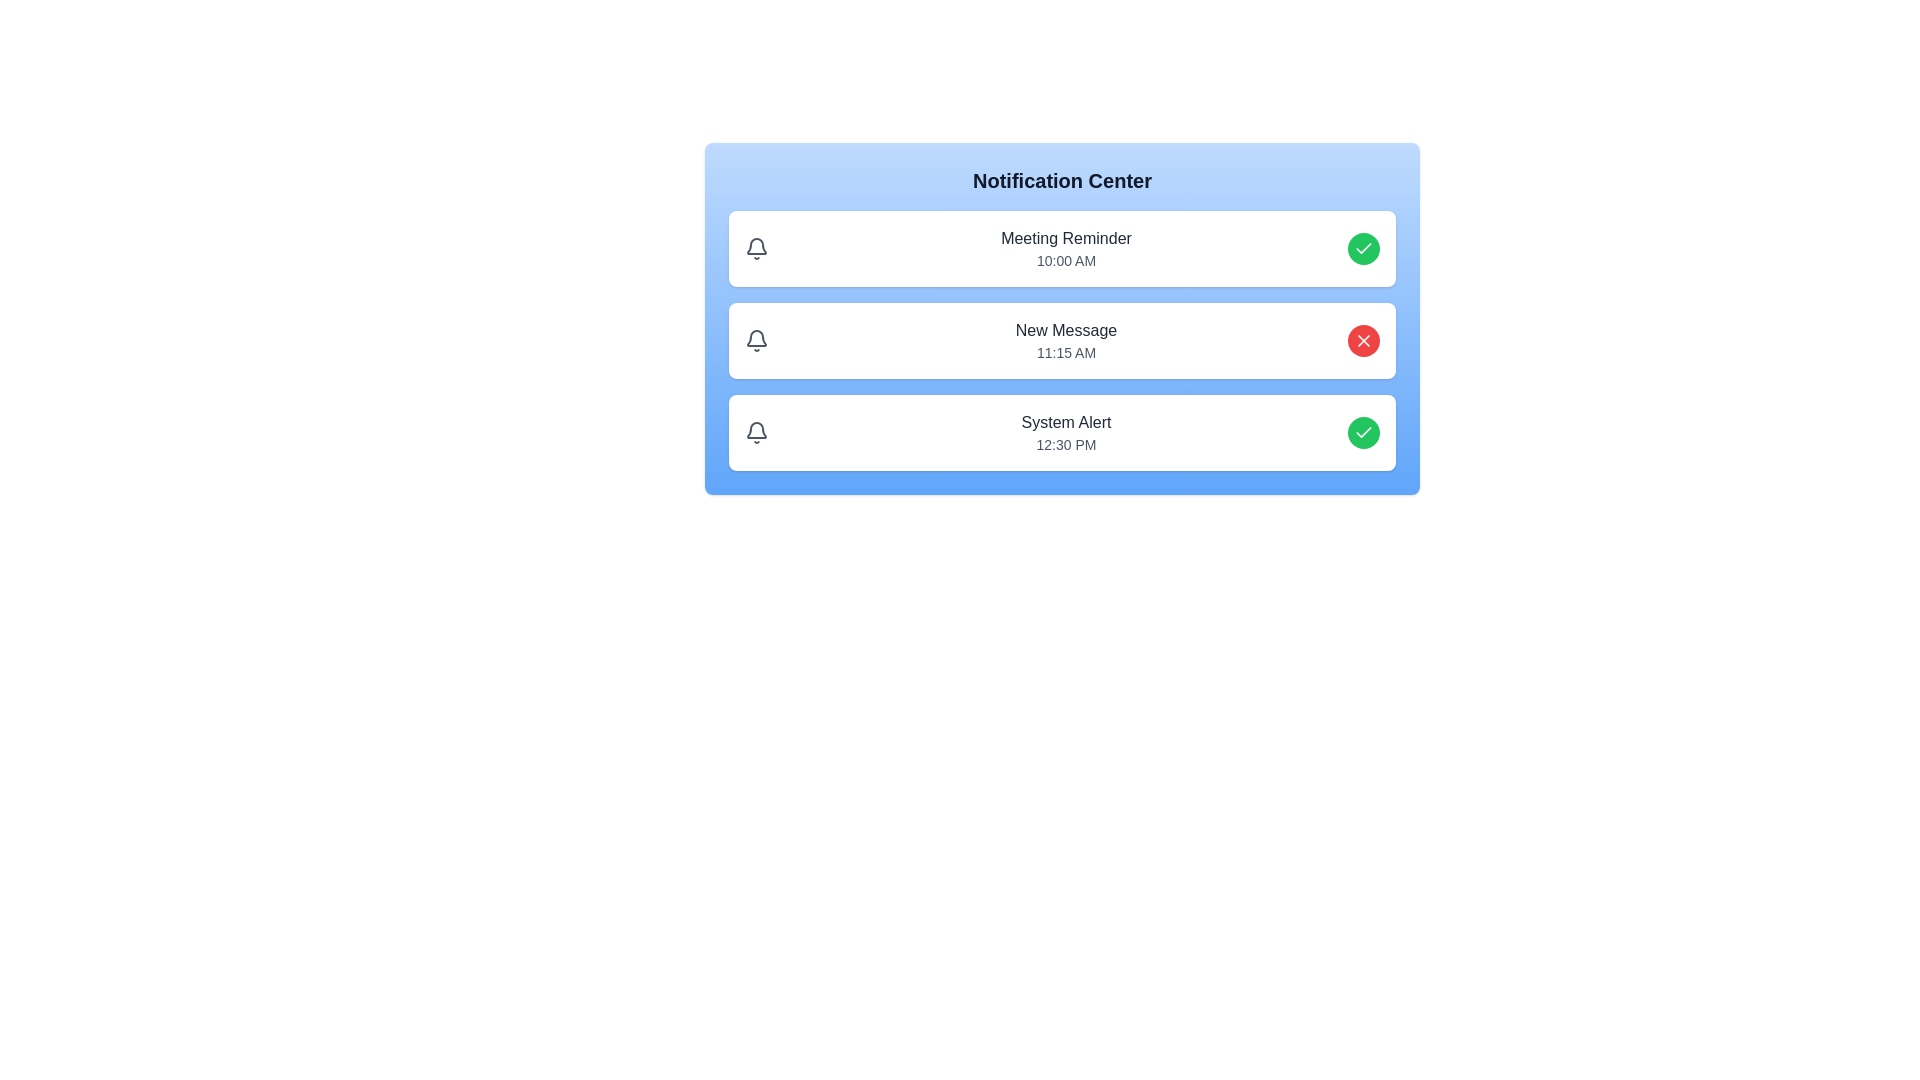 The height and width of the screenshot is (1080, 1920). Describe the element at coordinates (756, 248) in the screenshot. I see `the notification icon to interact with it` at that location.